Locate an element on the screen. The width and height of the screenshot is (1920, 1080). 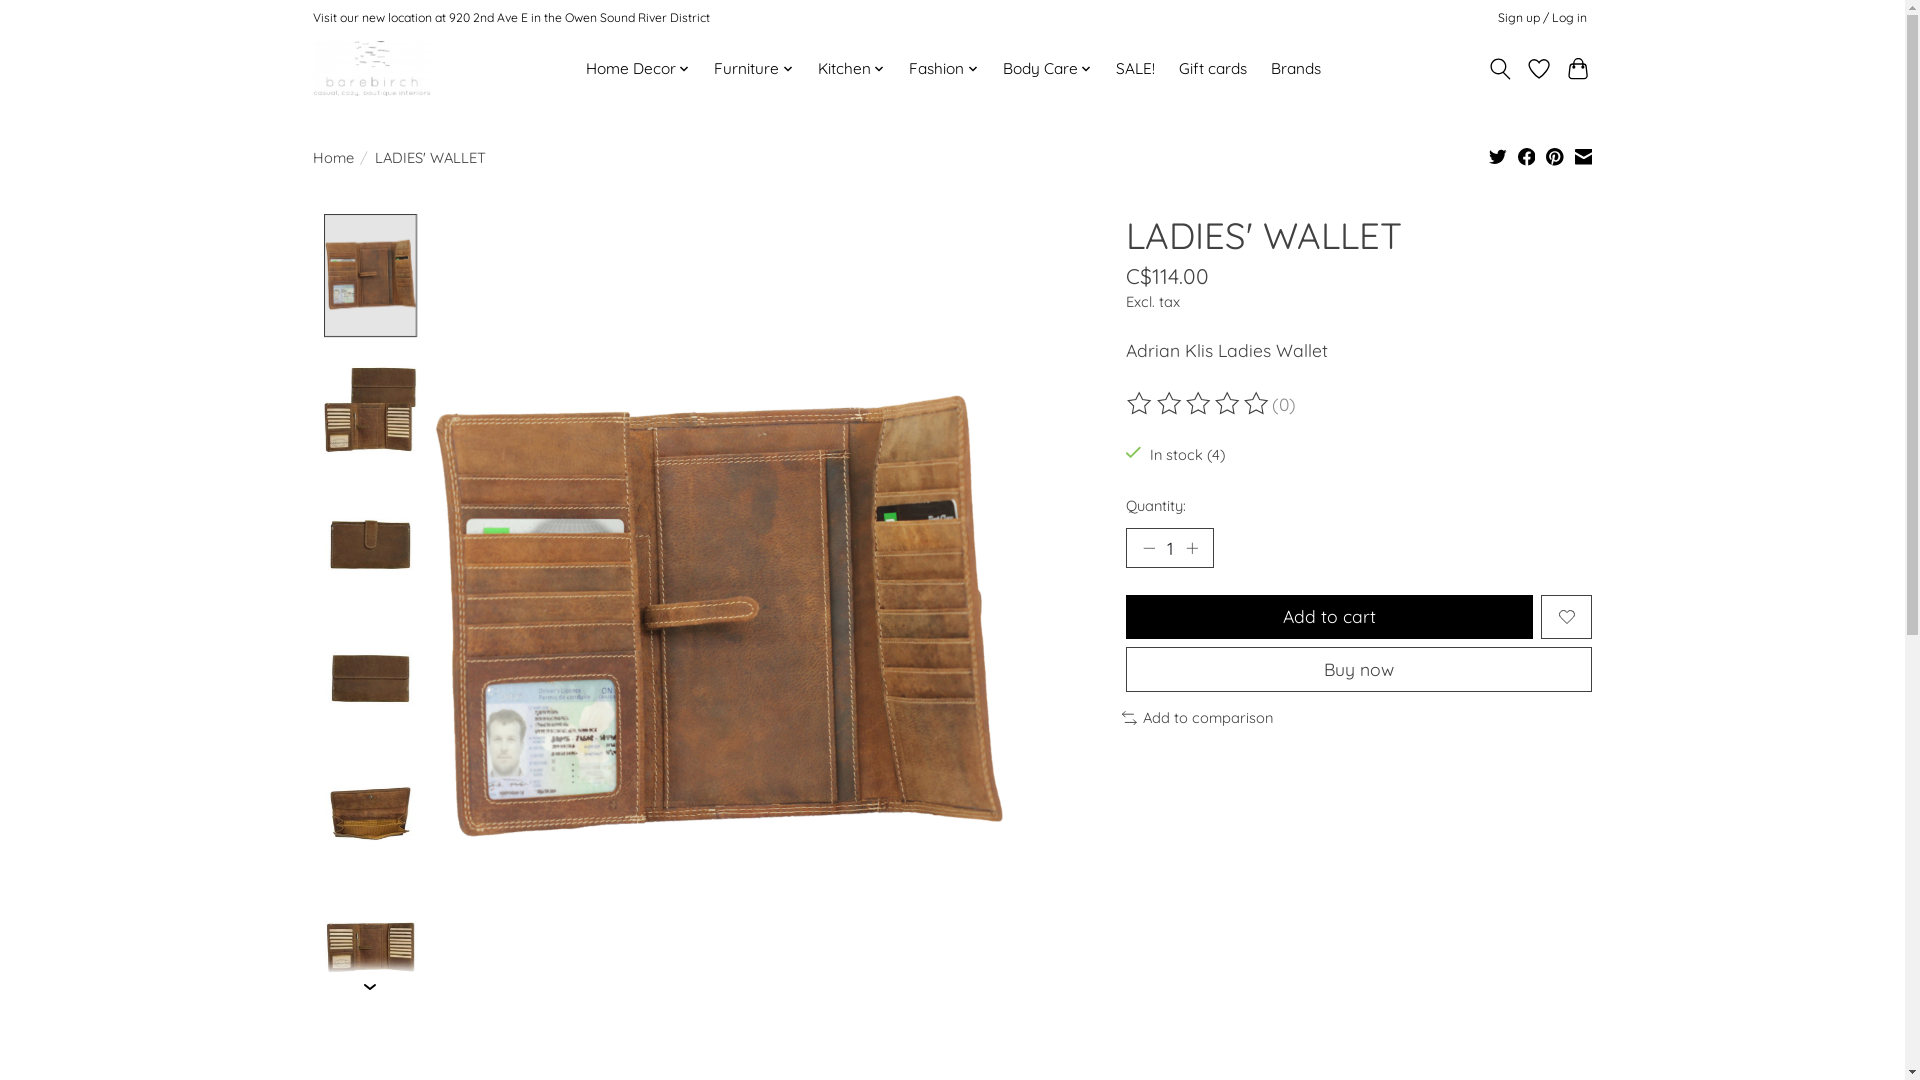
'Home Decor' is located at coordinates (637, 67).